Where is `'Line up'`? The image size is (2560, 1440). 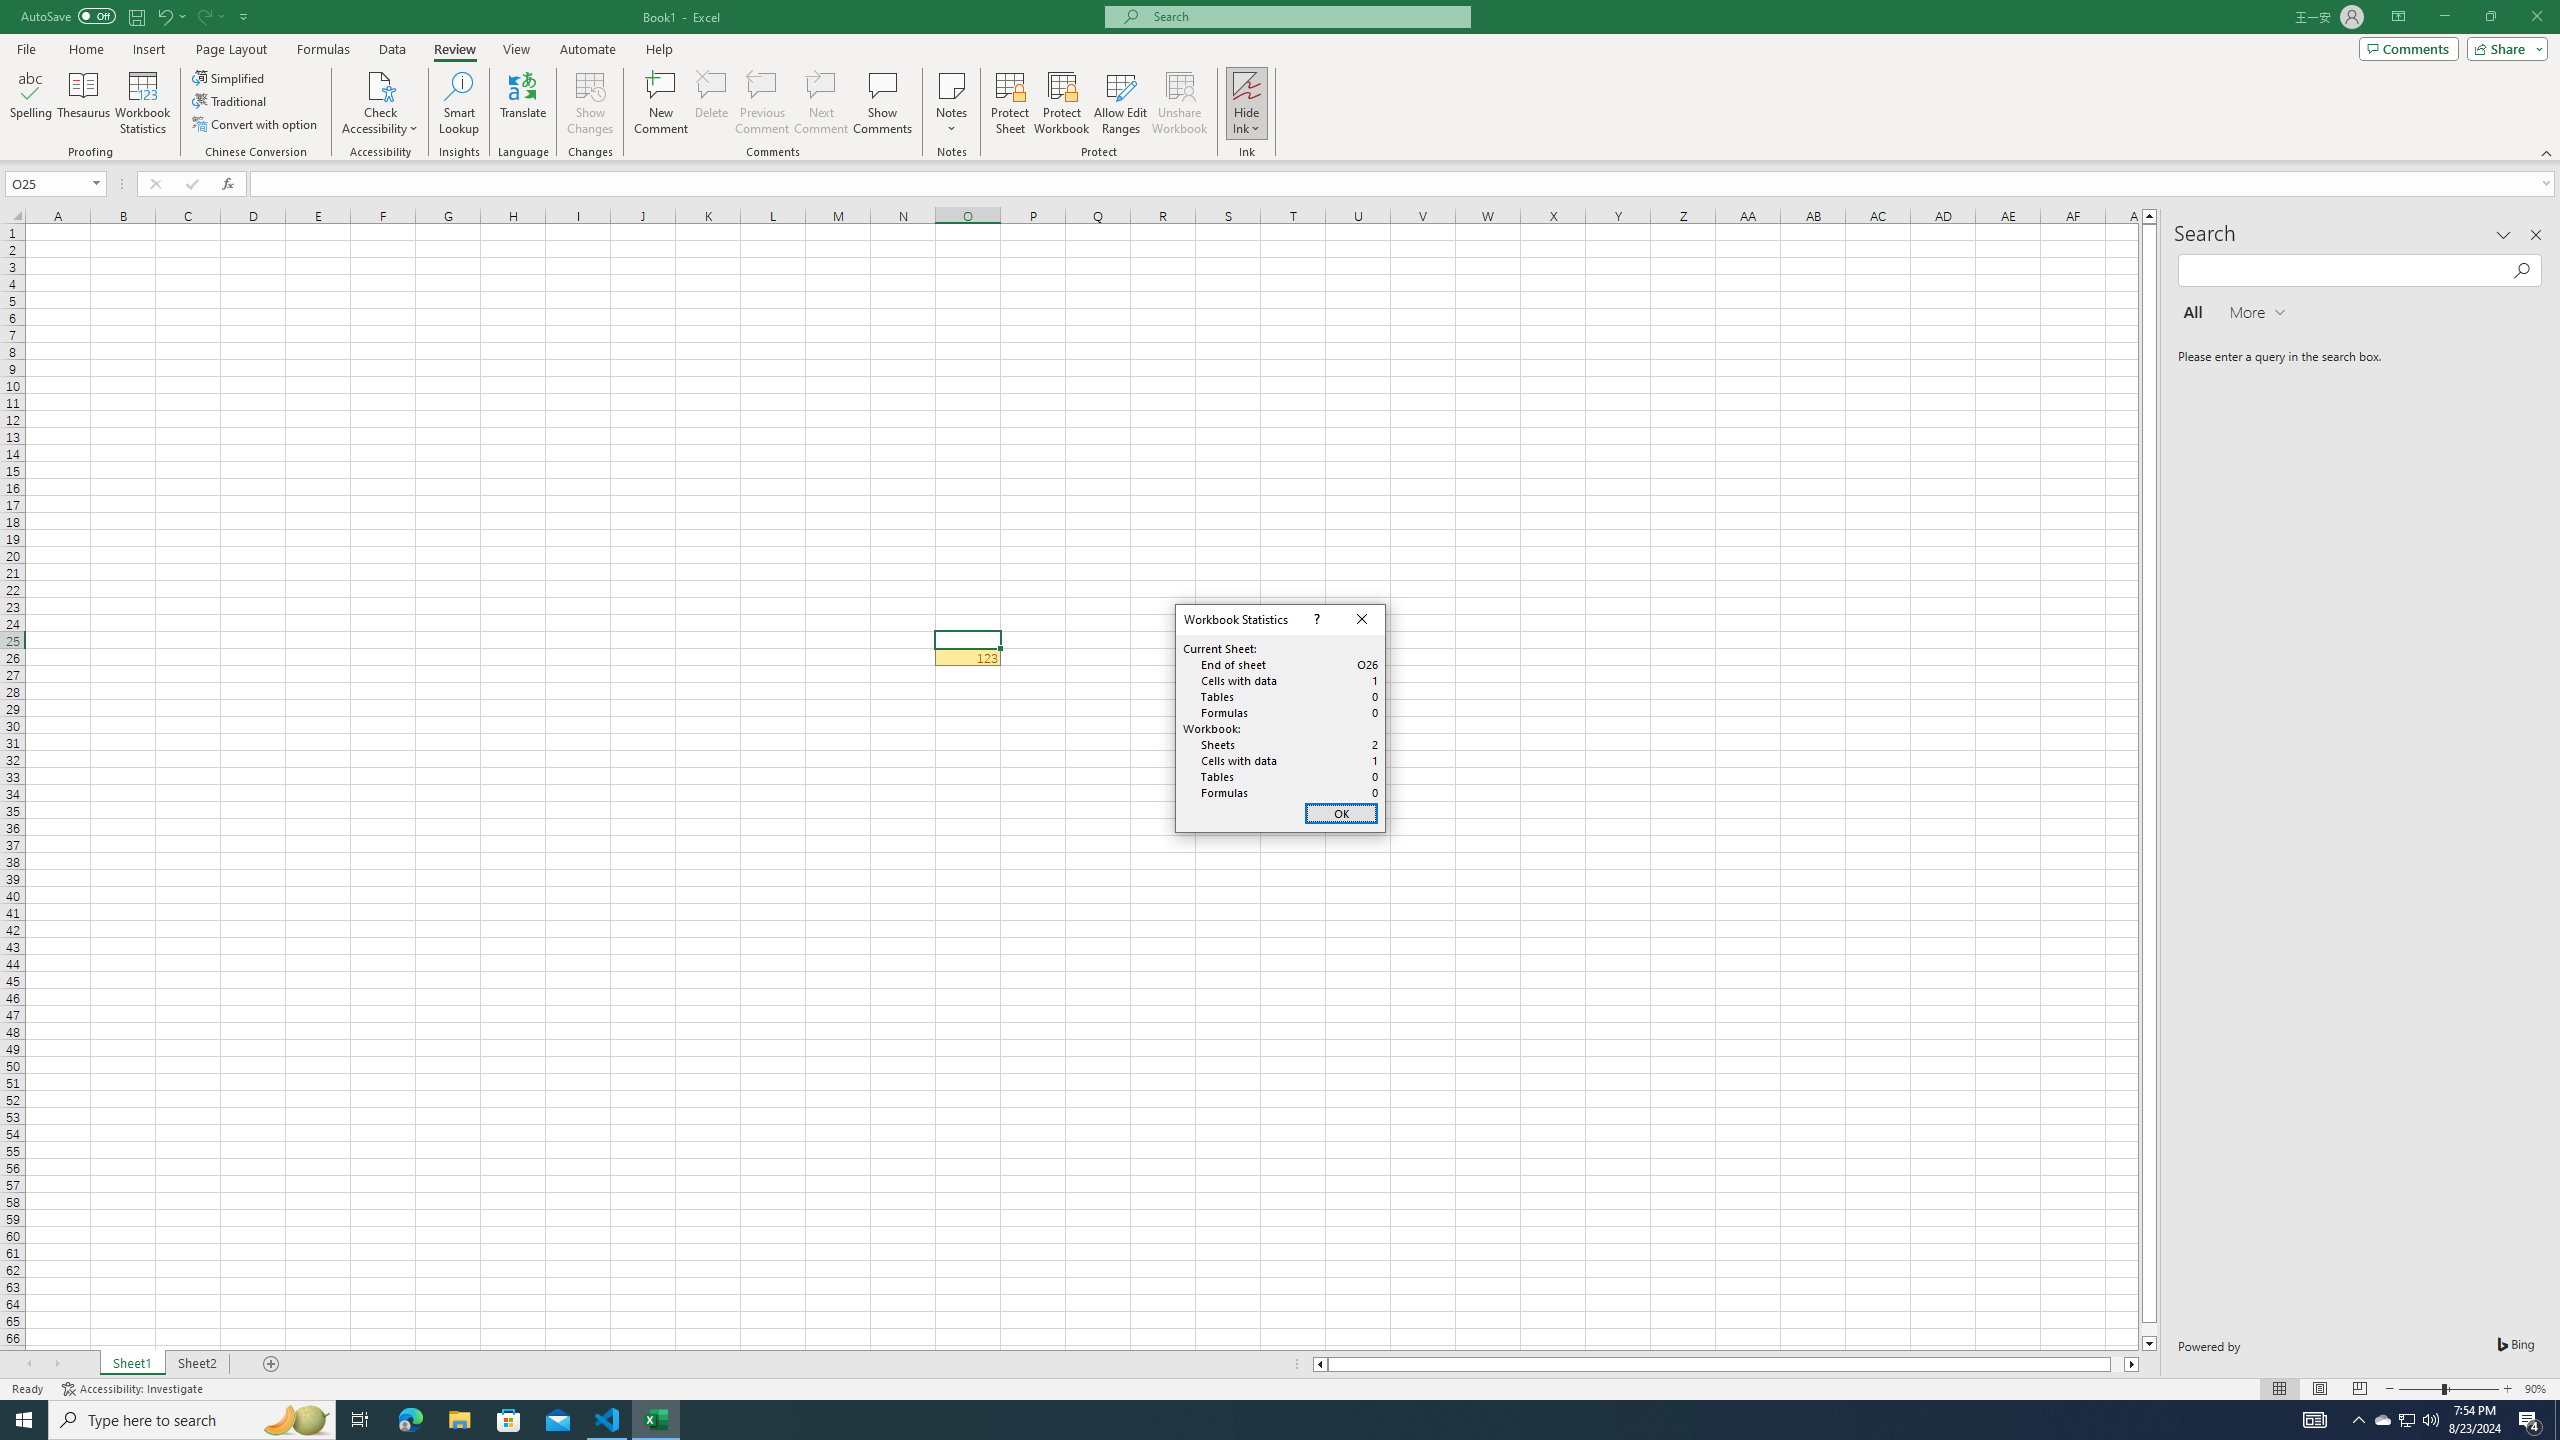 'Line up' is located at coordinates (2148, 215).